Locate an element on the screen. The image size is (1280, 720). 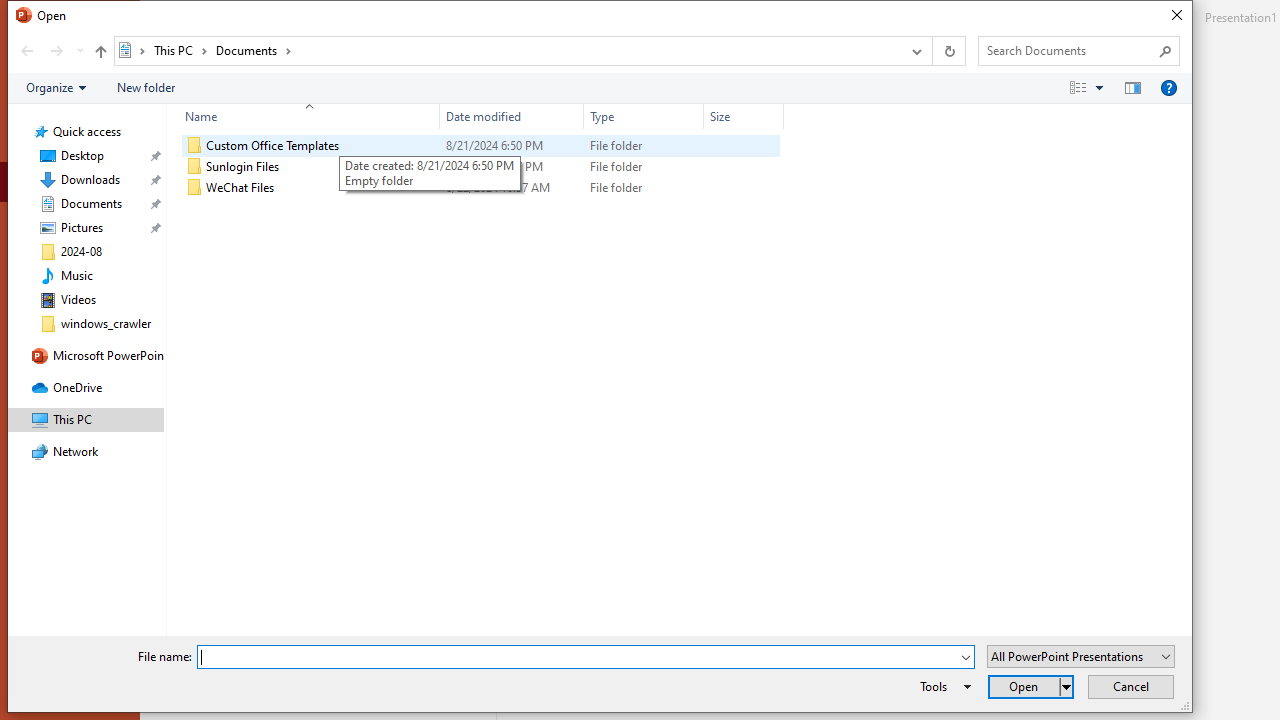
'Documents' is located at coordinates (253, 49).